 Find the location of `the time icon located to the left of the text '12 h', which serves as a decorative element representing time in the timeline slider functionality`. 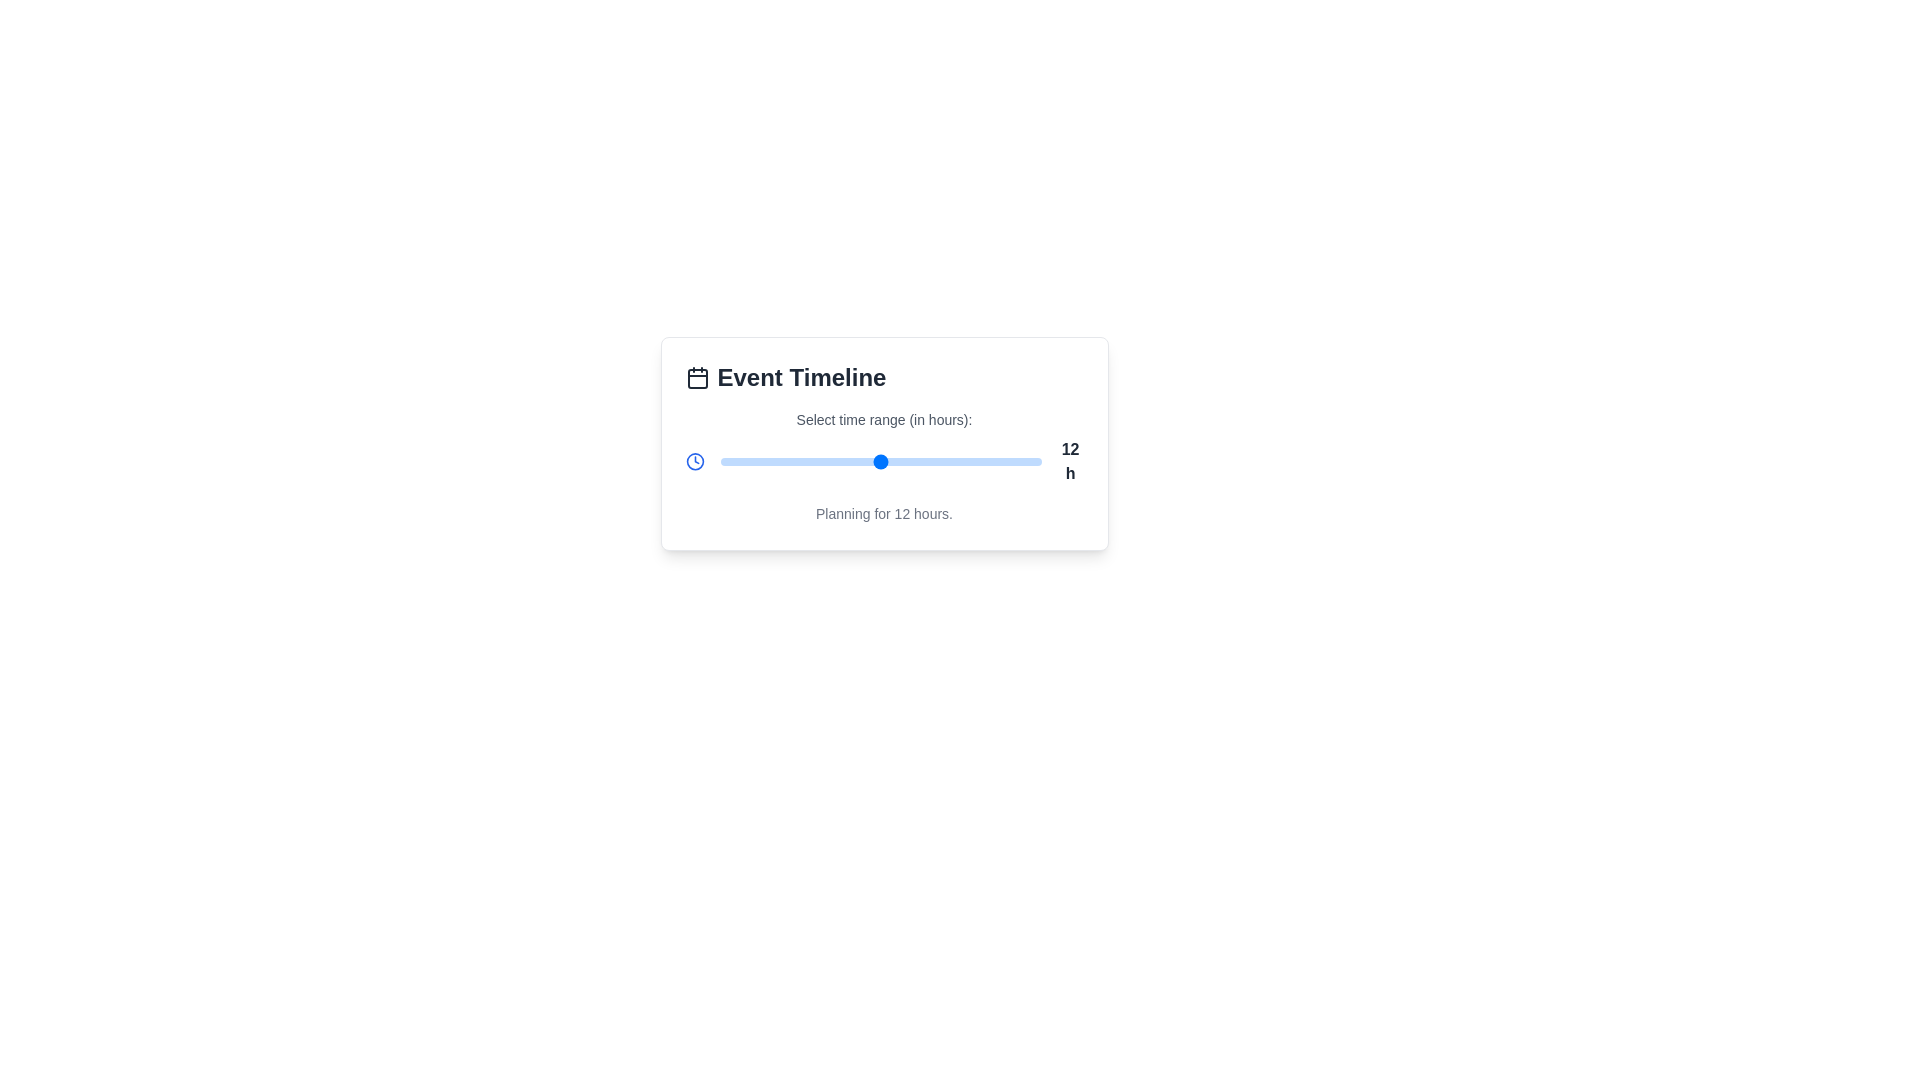

the time icon located to the left of the text '12 h', which serves as a decorative element representing time in the timeline slider functionality is located at coordinates (695, 462).